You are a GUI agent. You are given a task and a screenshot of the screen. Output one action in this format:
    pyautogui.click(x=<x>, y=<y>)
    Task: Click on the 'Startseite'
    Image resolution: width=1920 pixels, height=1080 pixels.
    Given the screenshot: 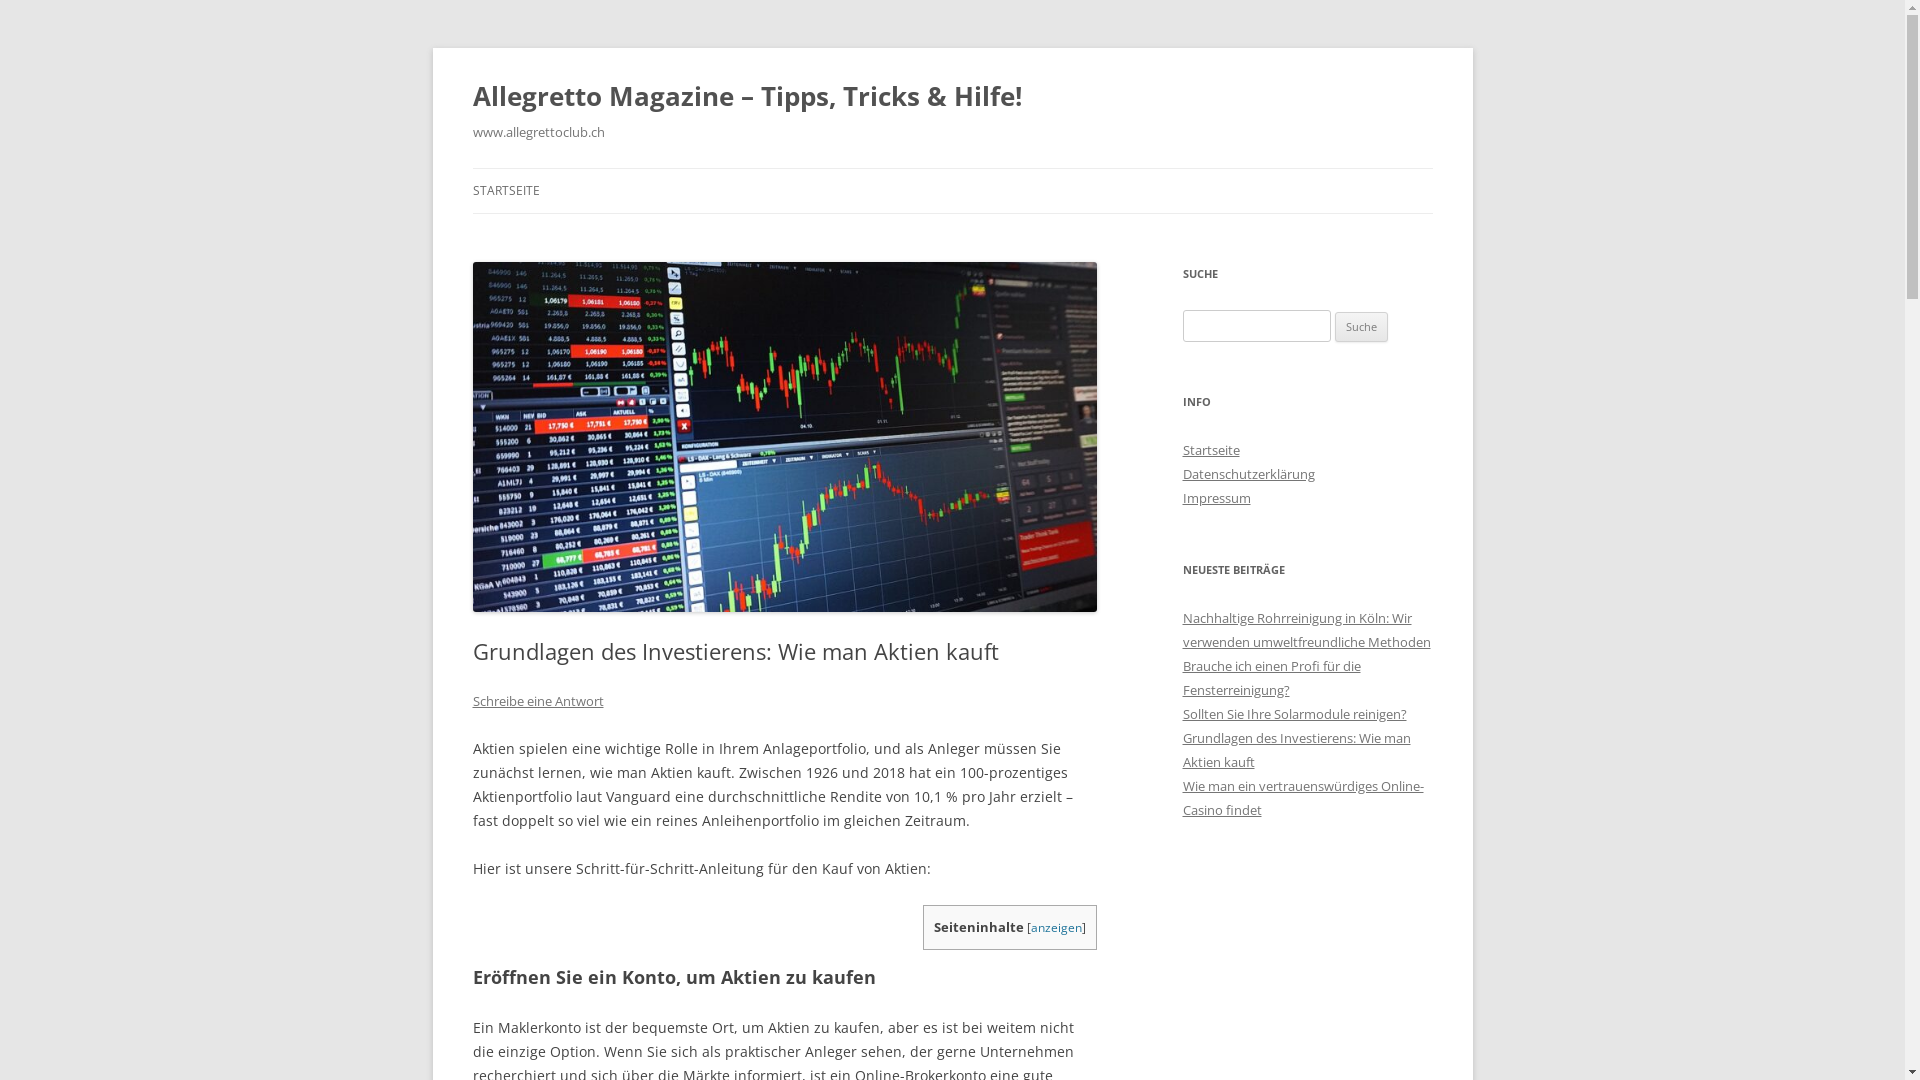 What is the action you would take?
    pyautogui.click(x=1209, y=450)
    